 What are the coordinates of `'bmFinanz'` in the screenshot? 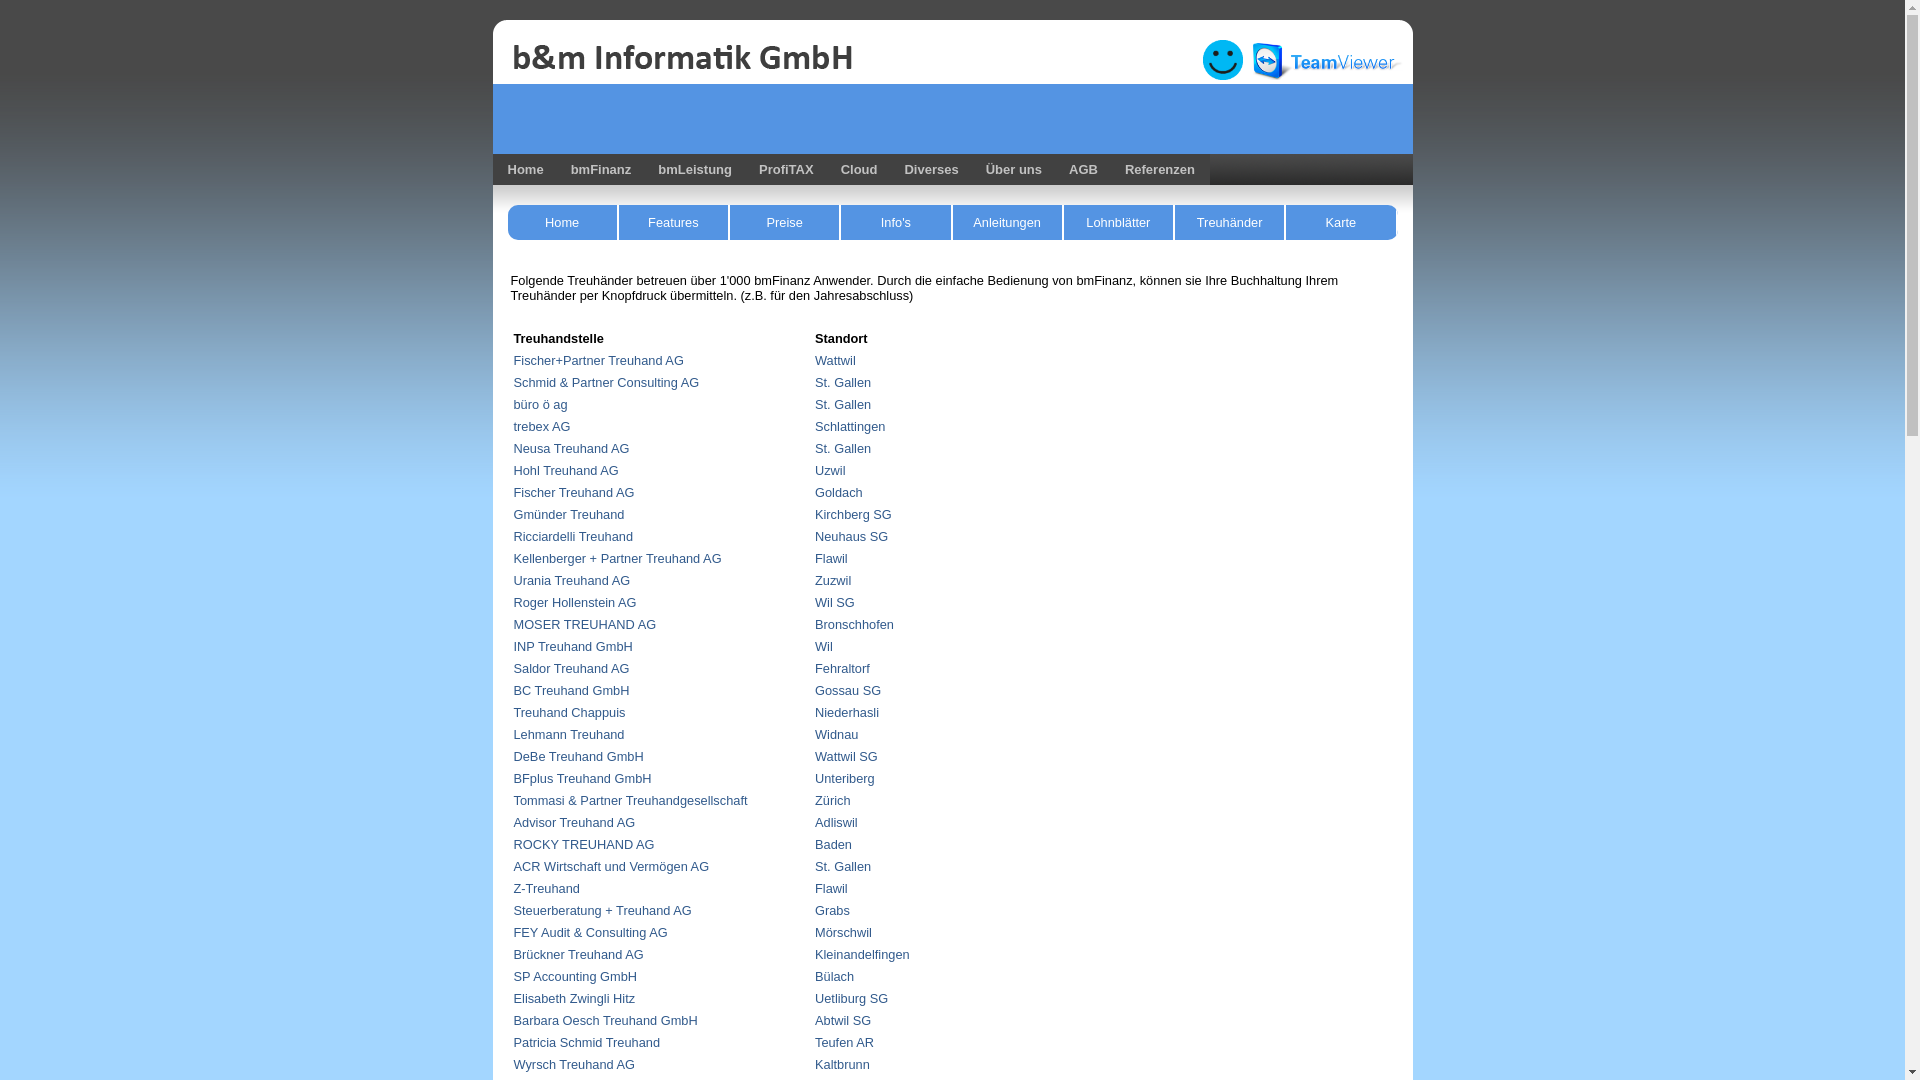 It's located at (597, 168).